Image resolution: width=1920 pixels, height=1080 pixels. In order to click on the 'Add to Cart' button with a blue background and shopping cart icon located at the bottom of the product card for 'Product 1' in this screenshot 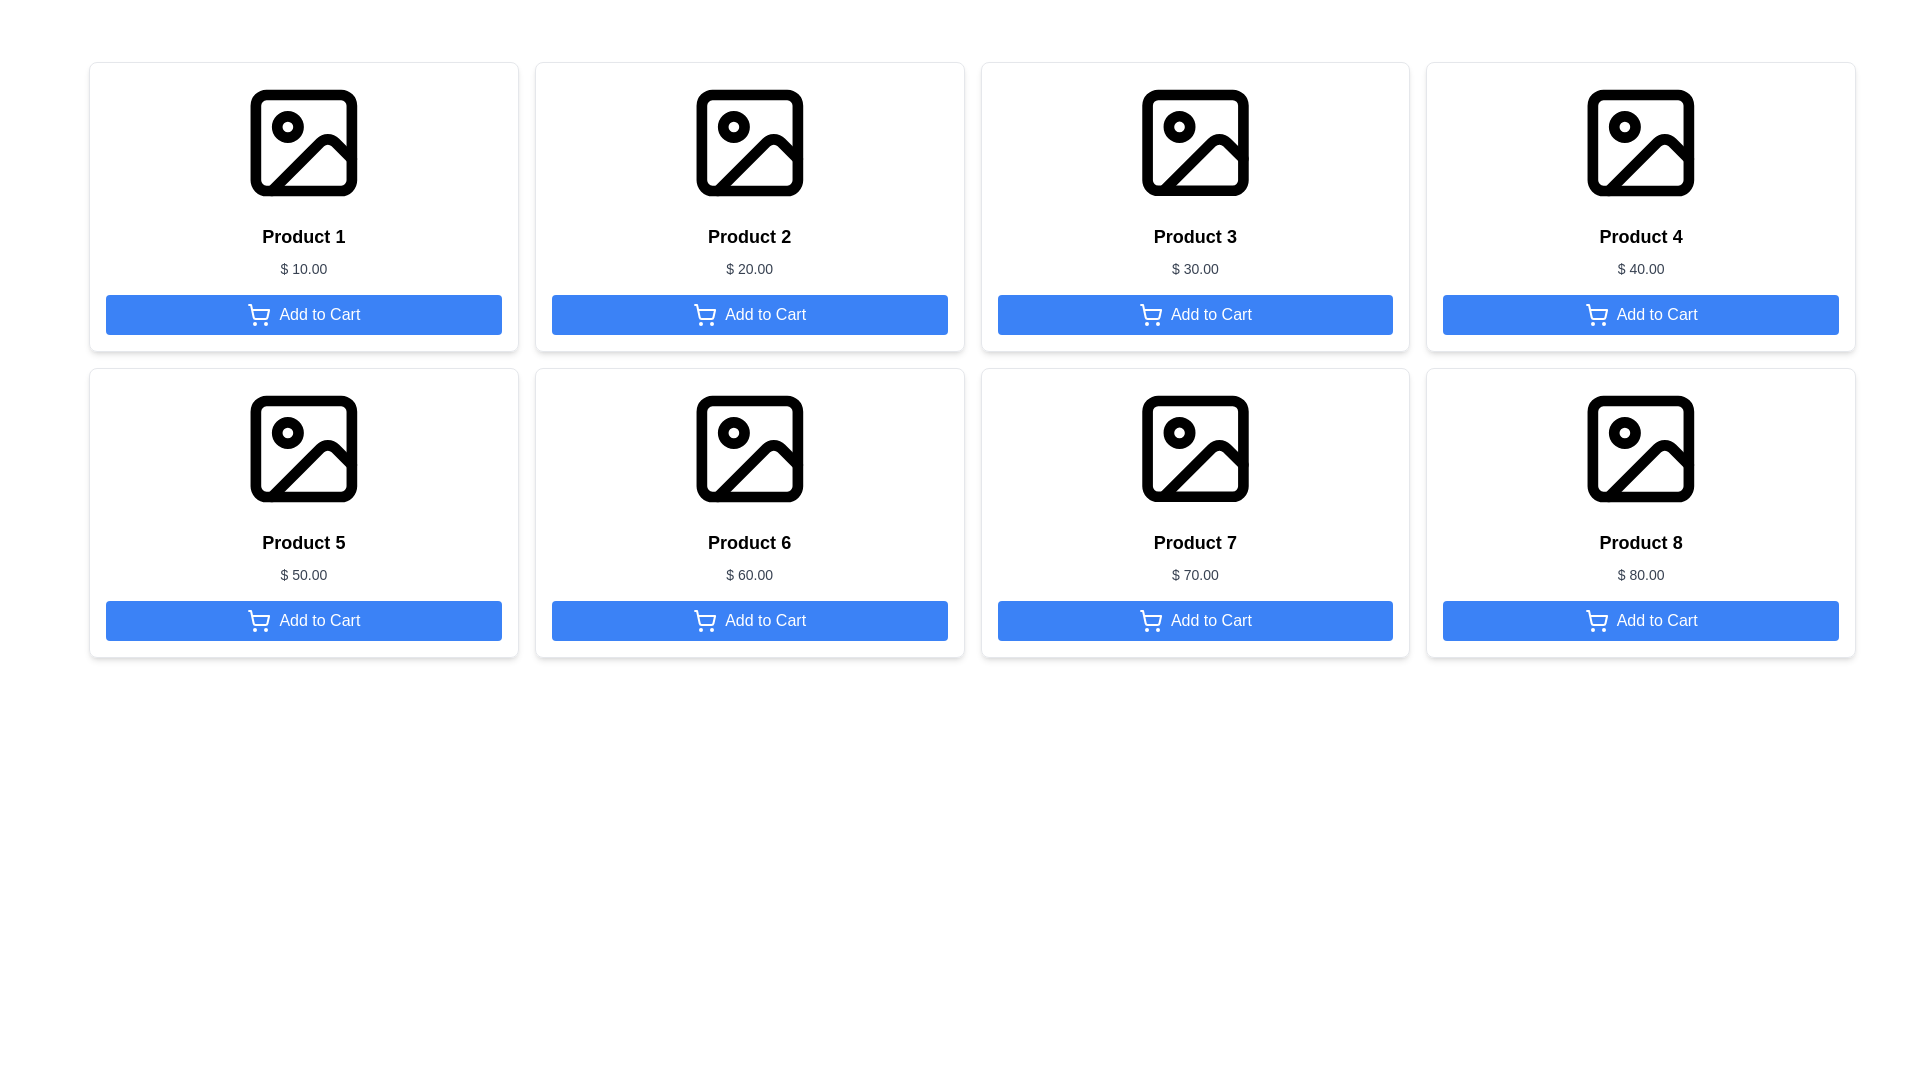, I will do `click(302, 315)`.